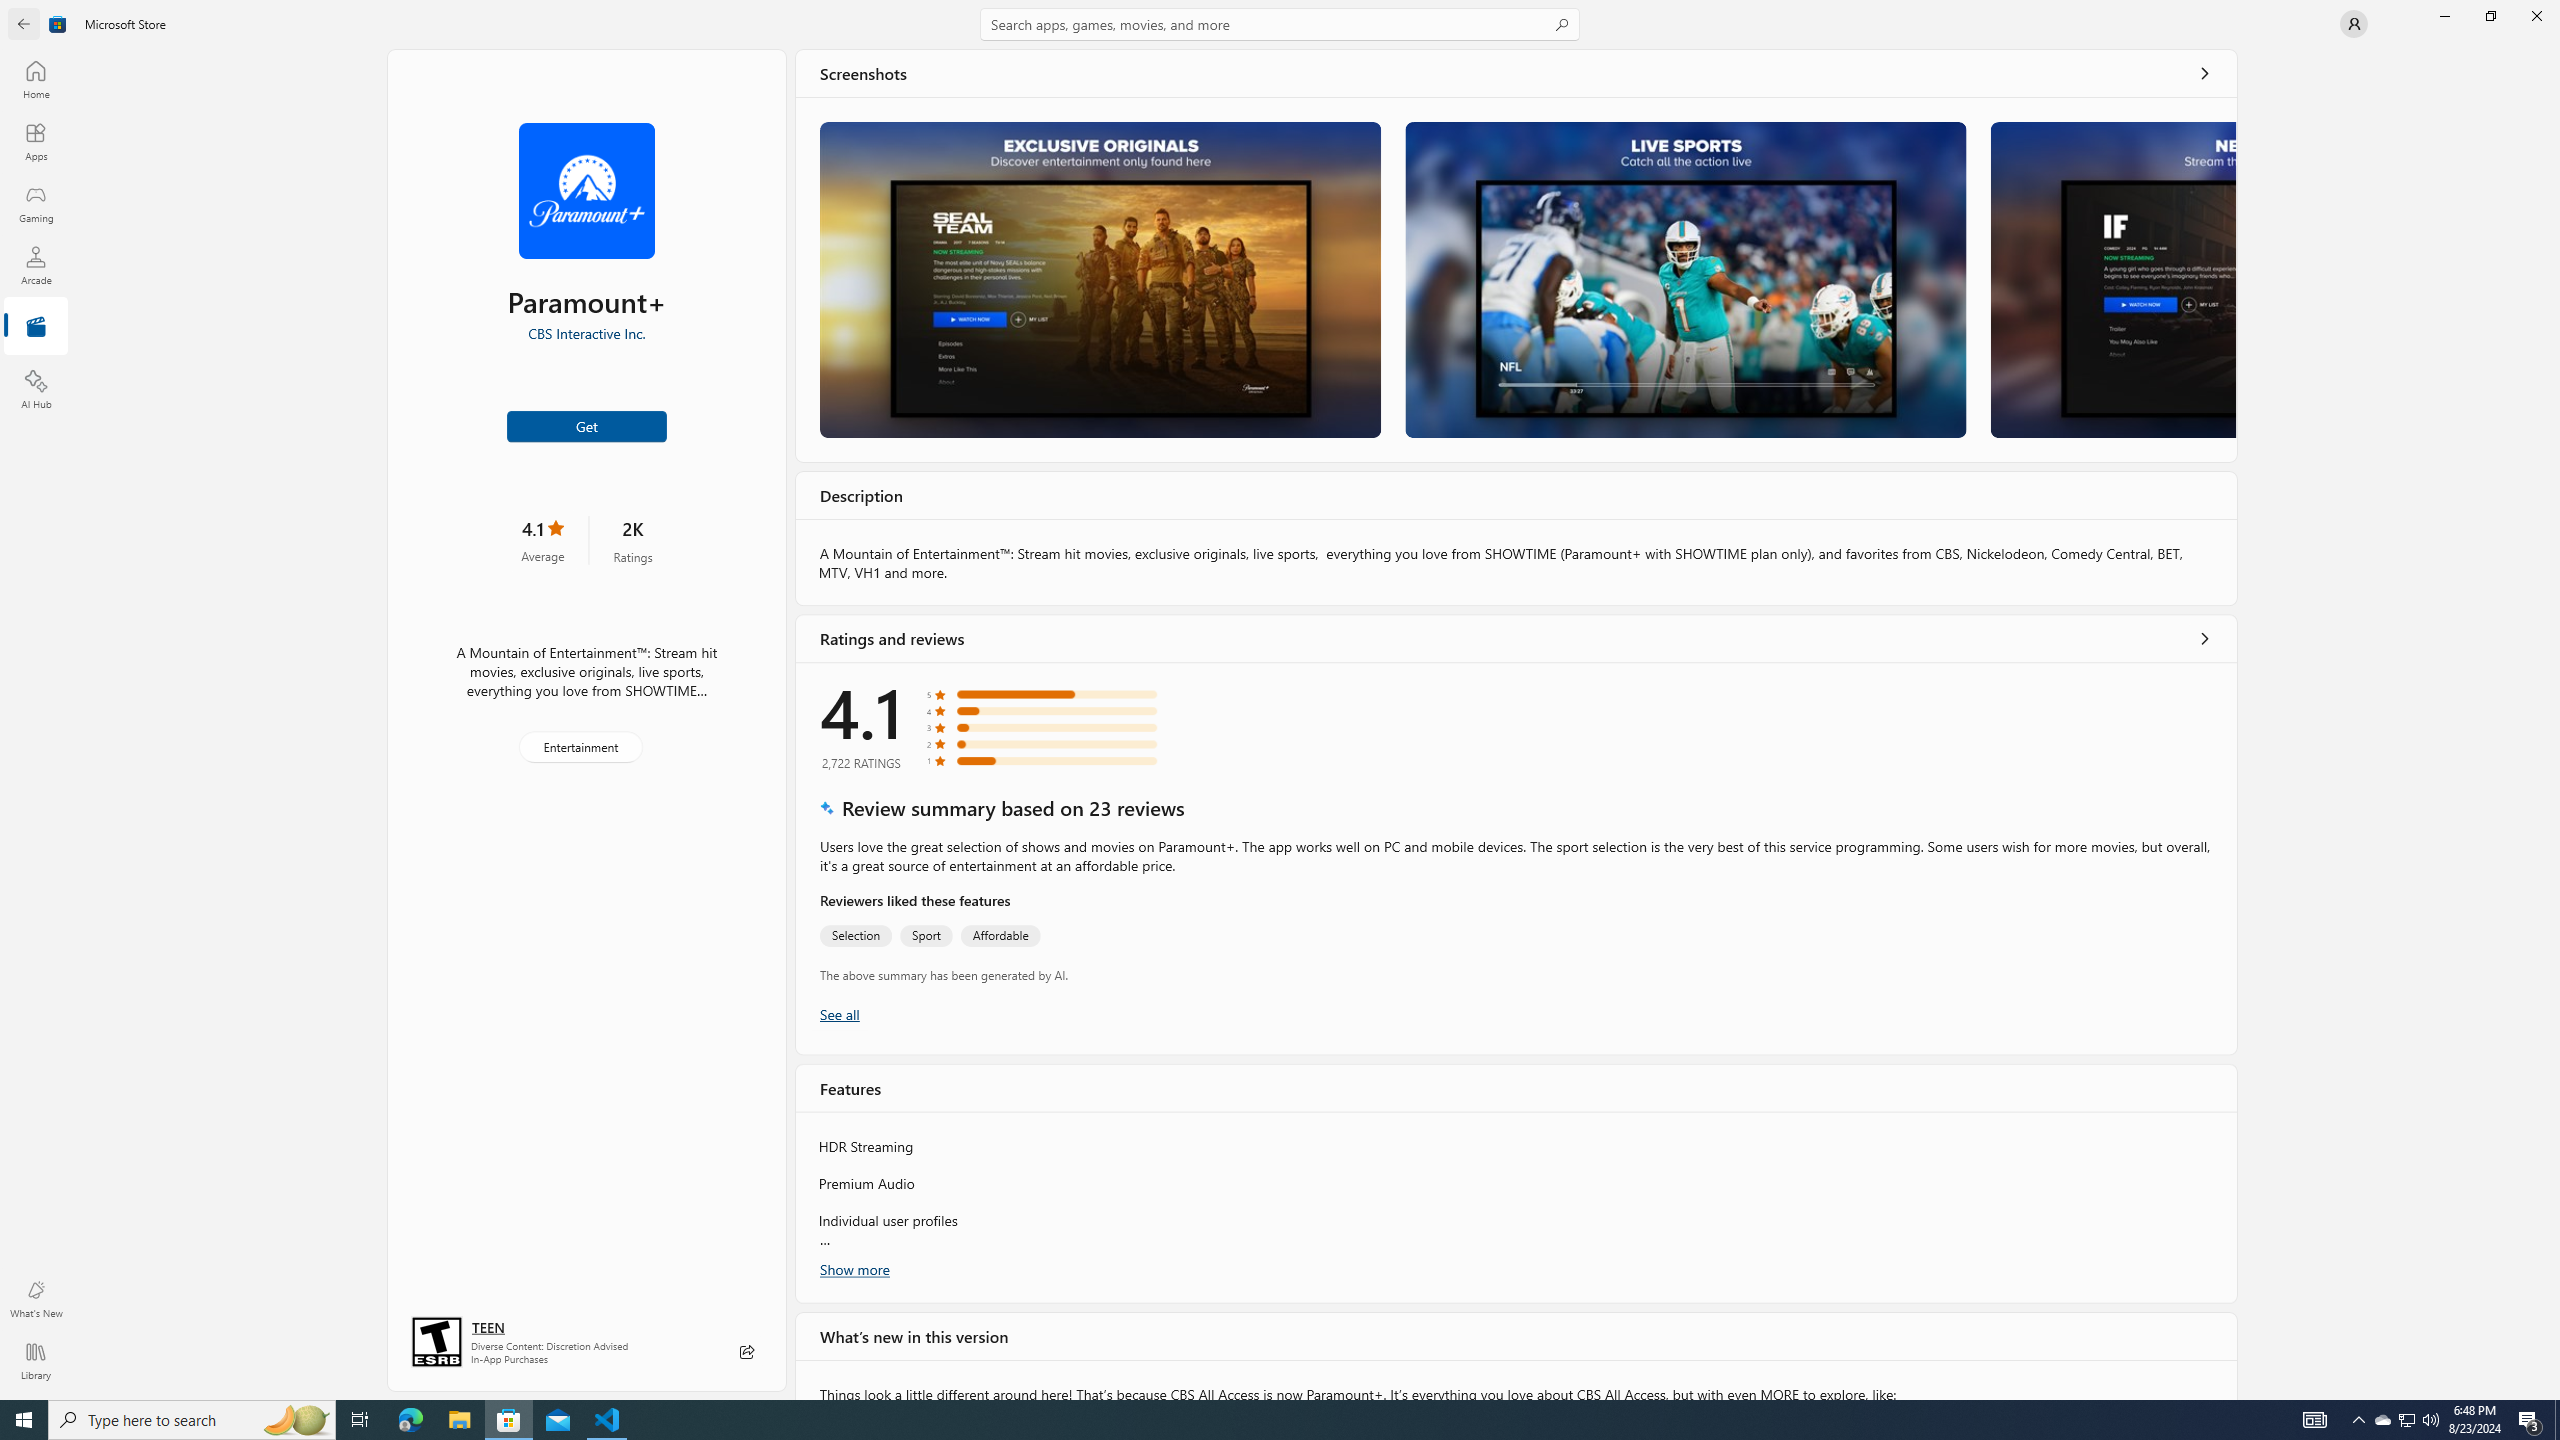 This screenshot has height=1440, width=2560. I want to click on 'AI Hub', so click(34, 388).